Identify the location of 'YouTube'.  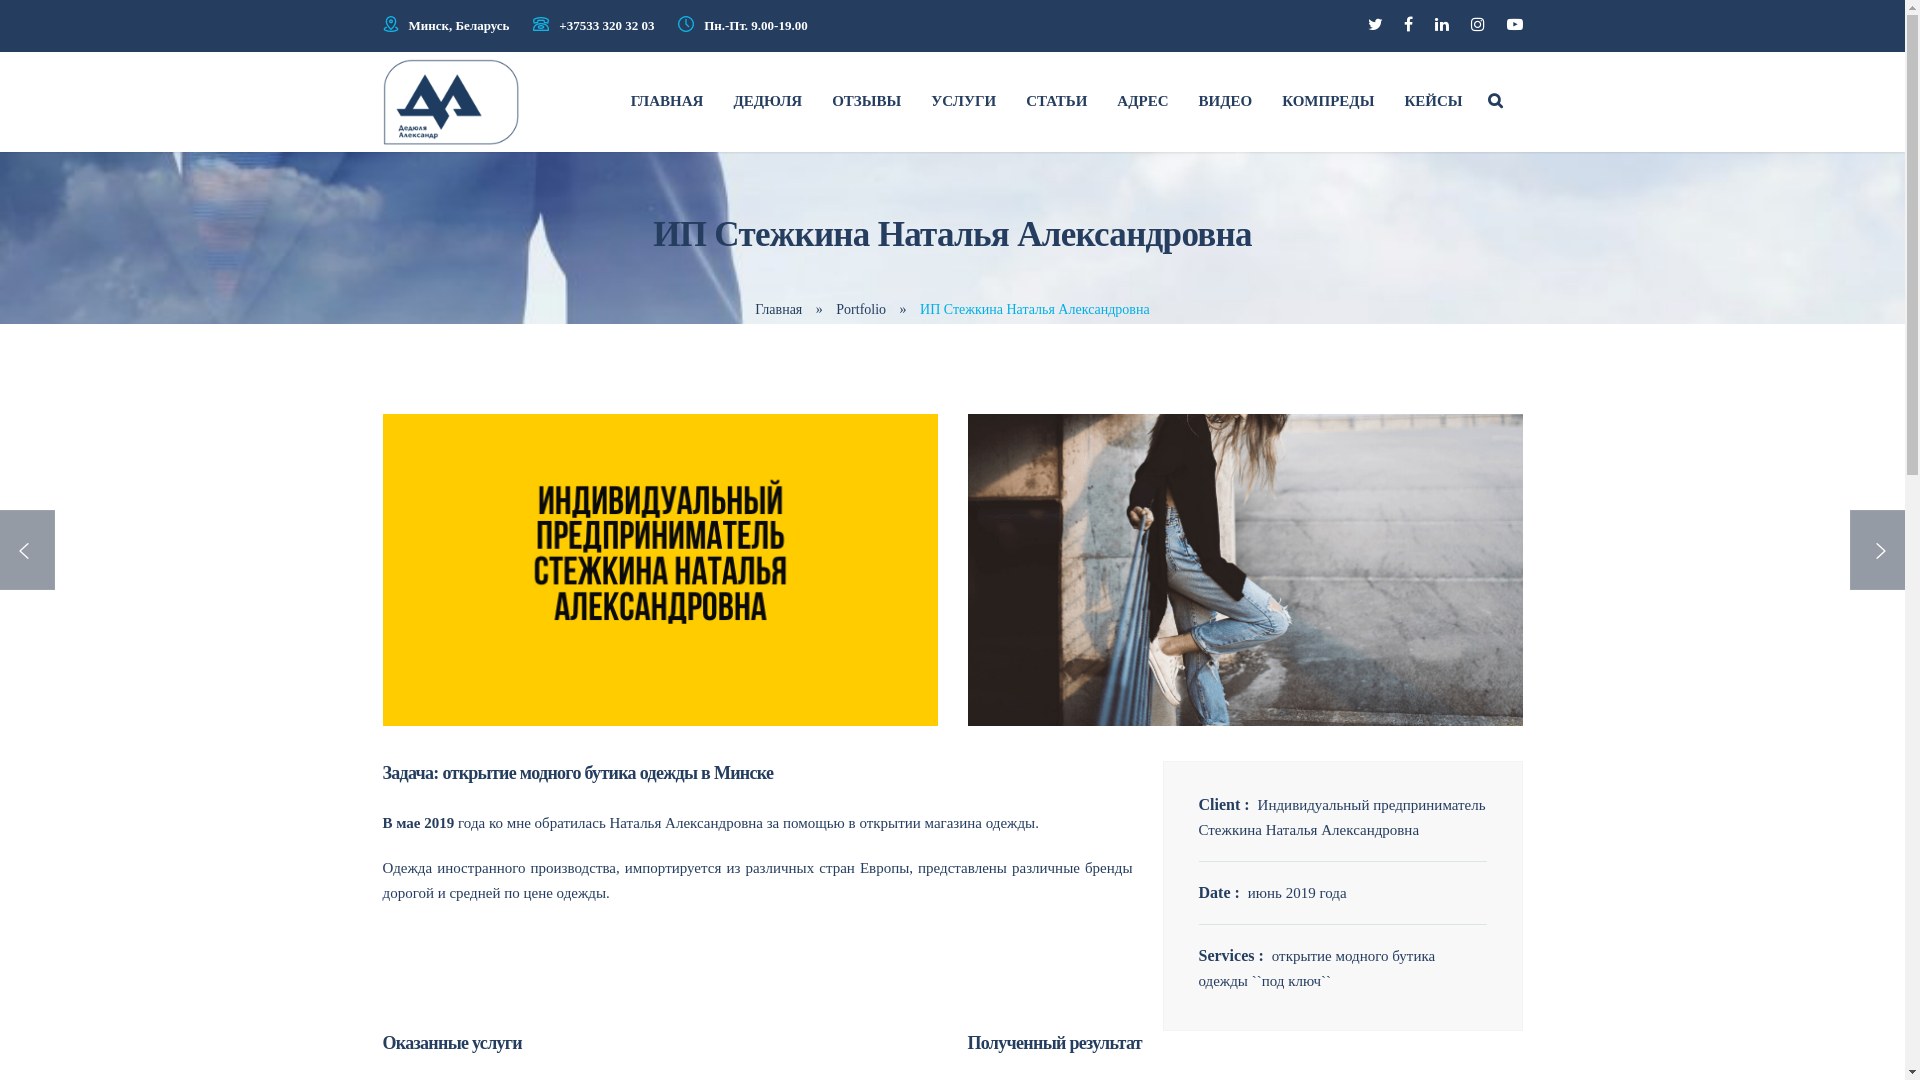
(1506, 24).